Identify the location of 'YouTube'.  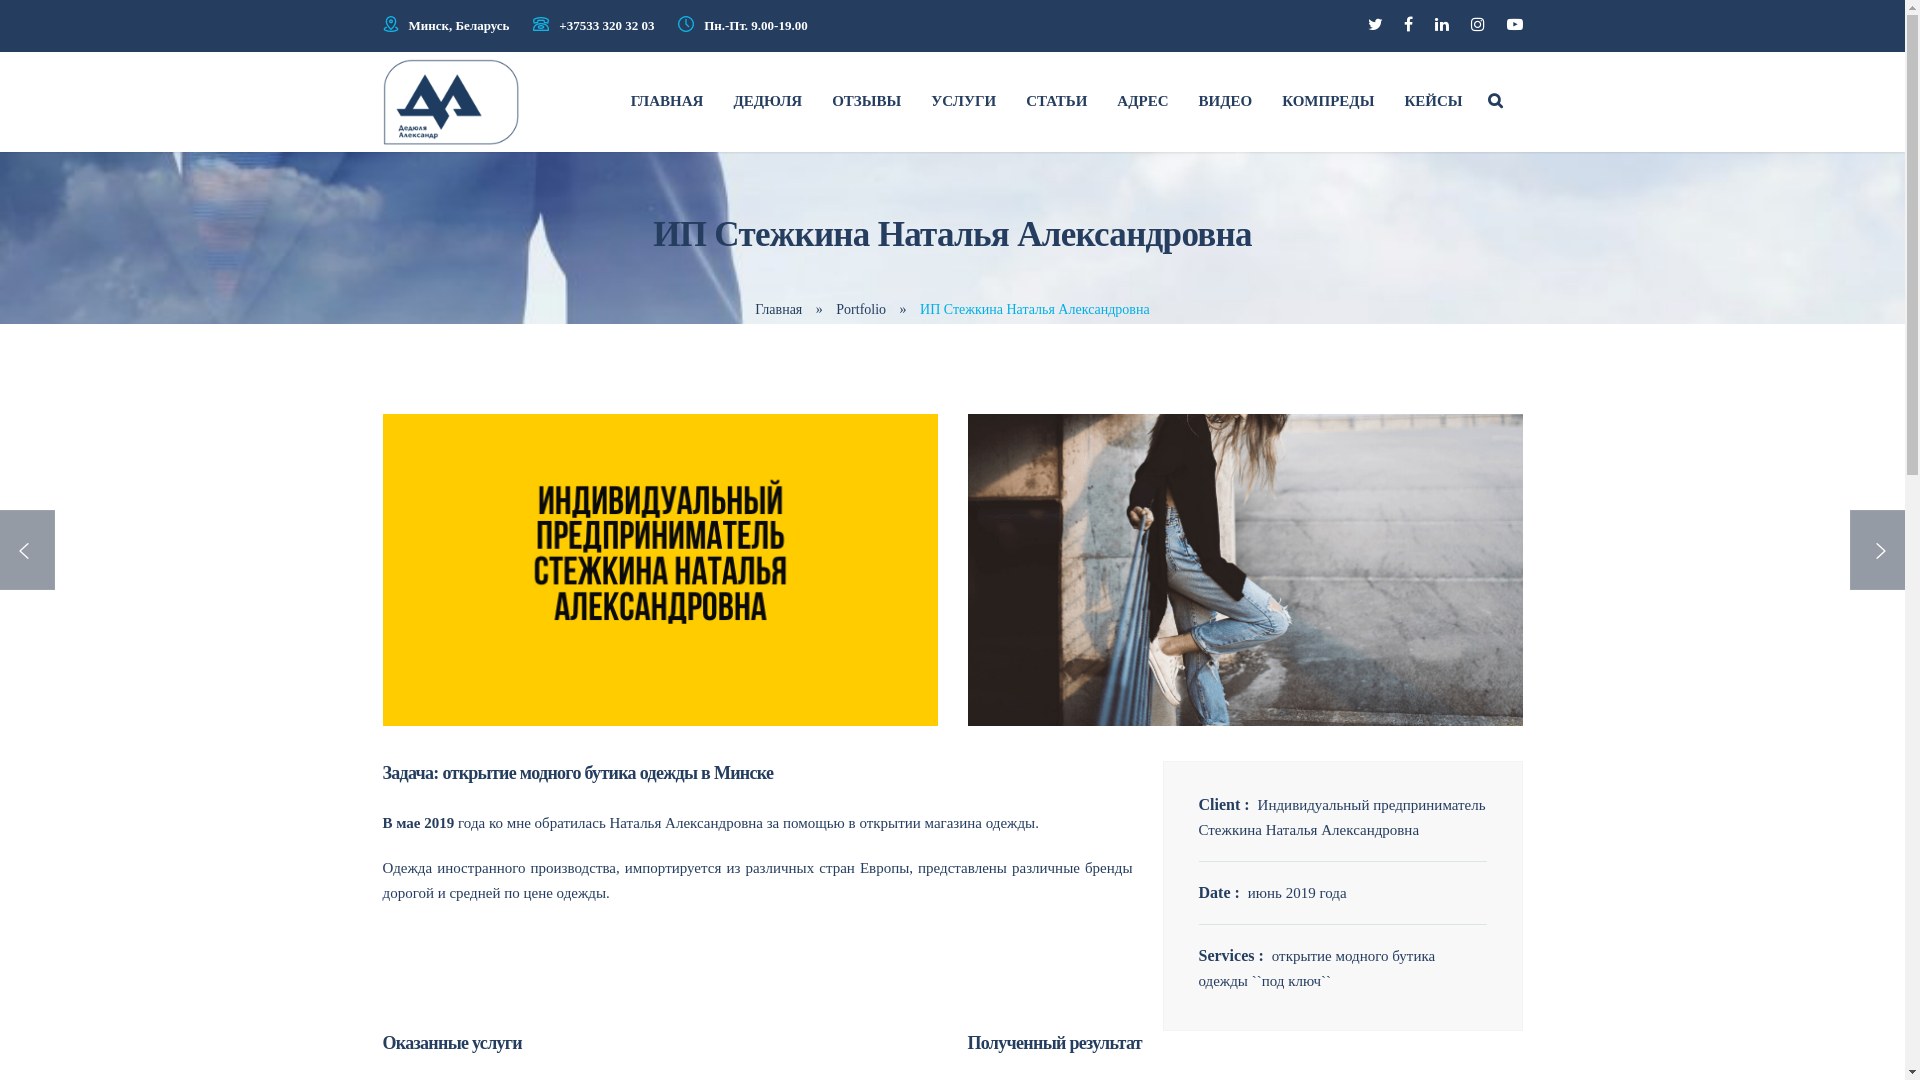
(1506, 24).